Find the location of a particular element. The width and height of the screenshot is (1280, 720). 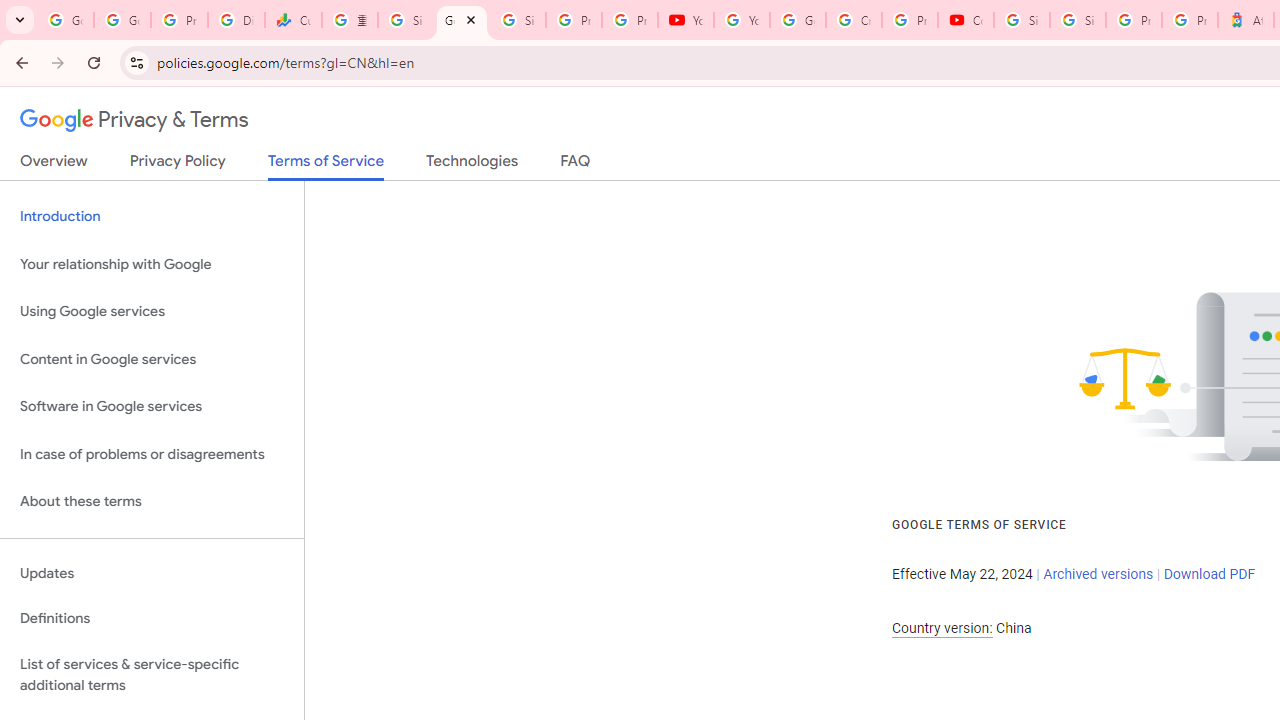

'YouTube' is located at coordinates (686, 20).